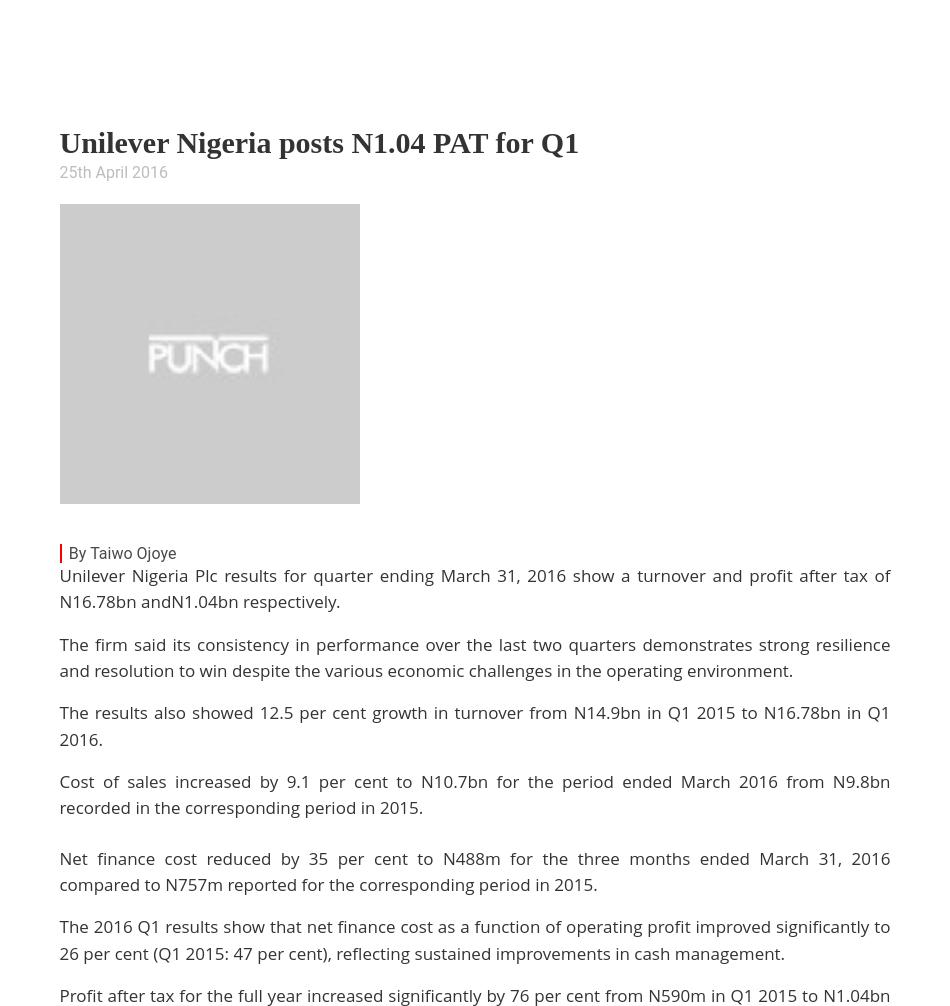 This screenshot has height=1006, width=950. What do you see at coordinates (785, 90) in the screenshot?
I see `'HealthWise'` at bounding box center [785, 90].